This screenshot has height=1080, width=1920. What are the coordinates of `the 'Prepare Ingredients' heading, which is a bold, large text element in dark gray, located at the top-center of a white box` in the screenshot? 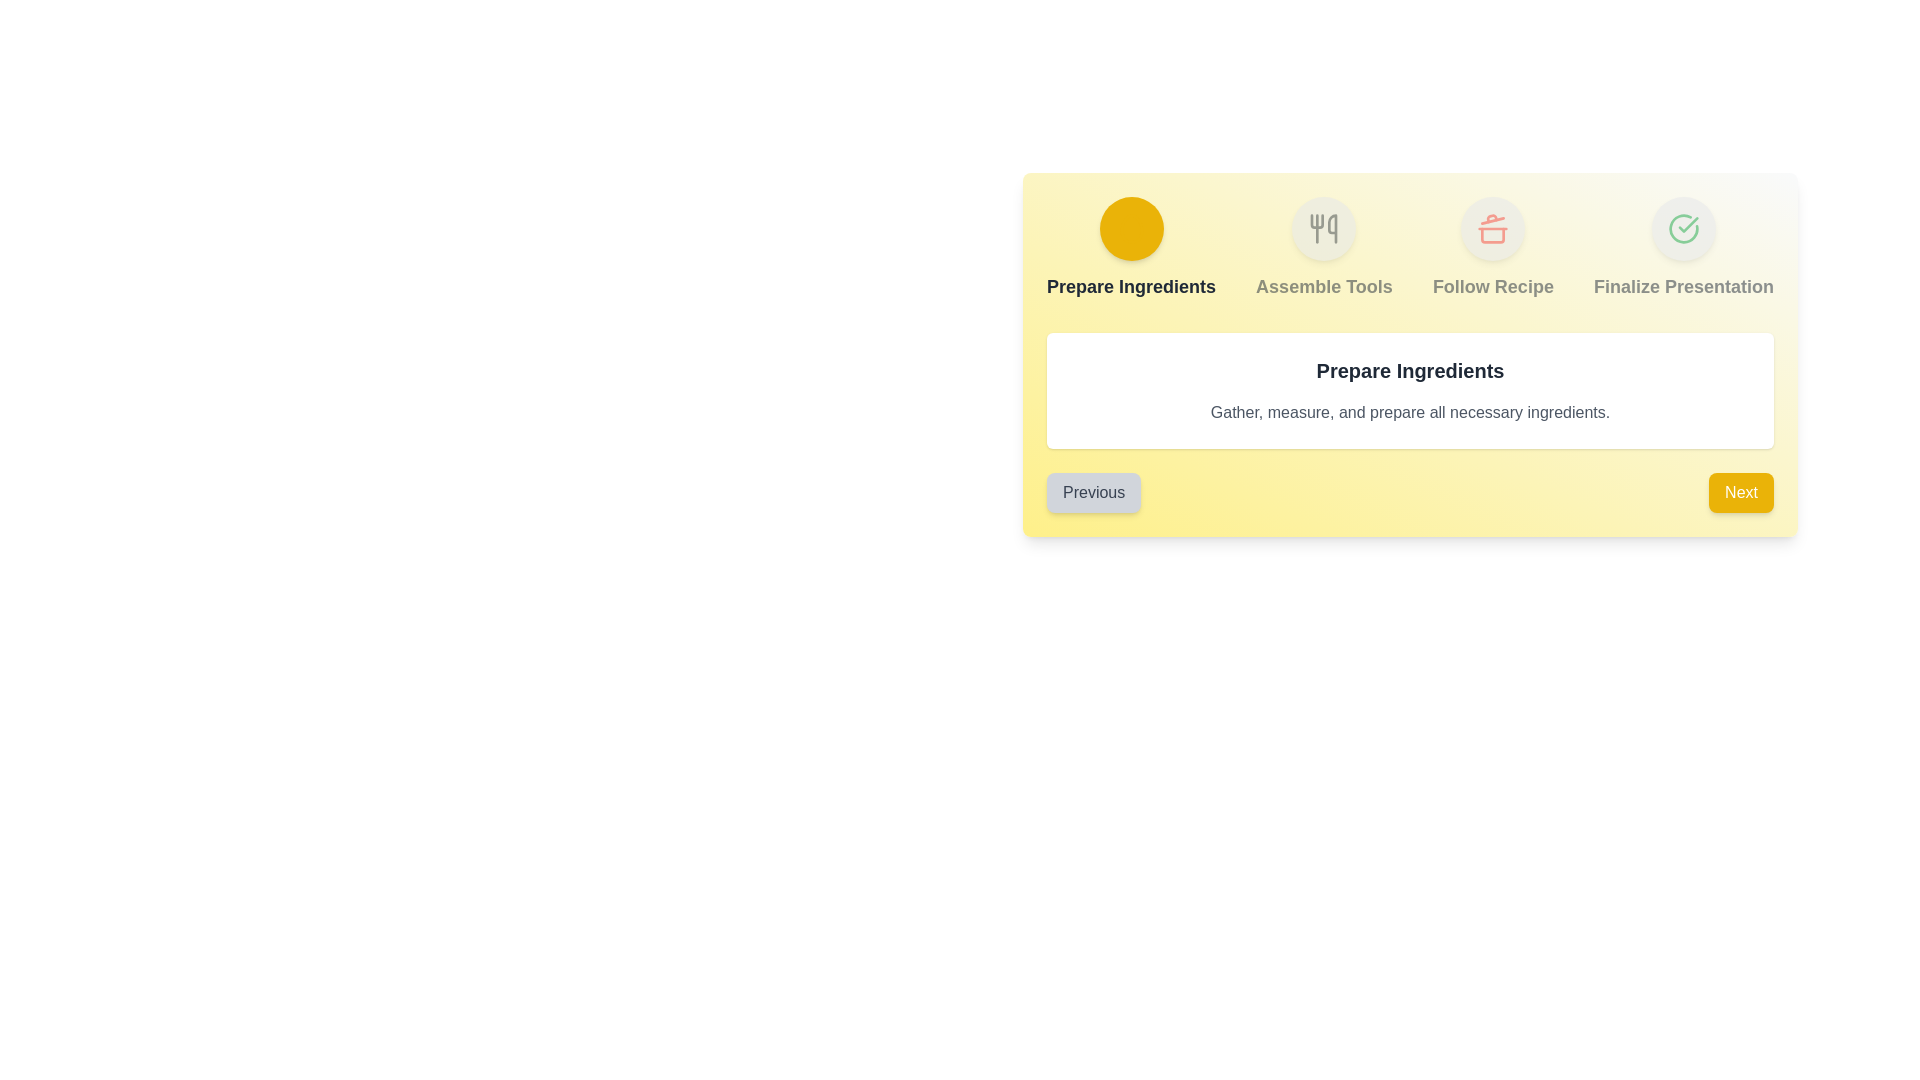 It's located at (1409, 370).